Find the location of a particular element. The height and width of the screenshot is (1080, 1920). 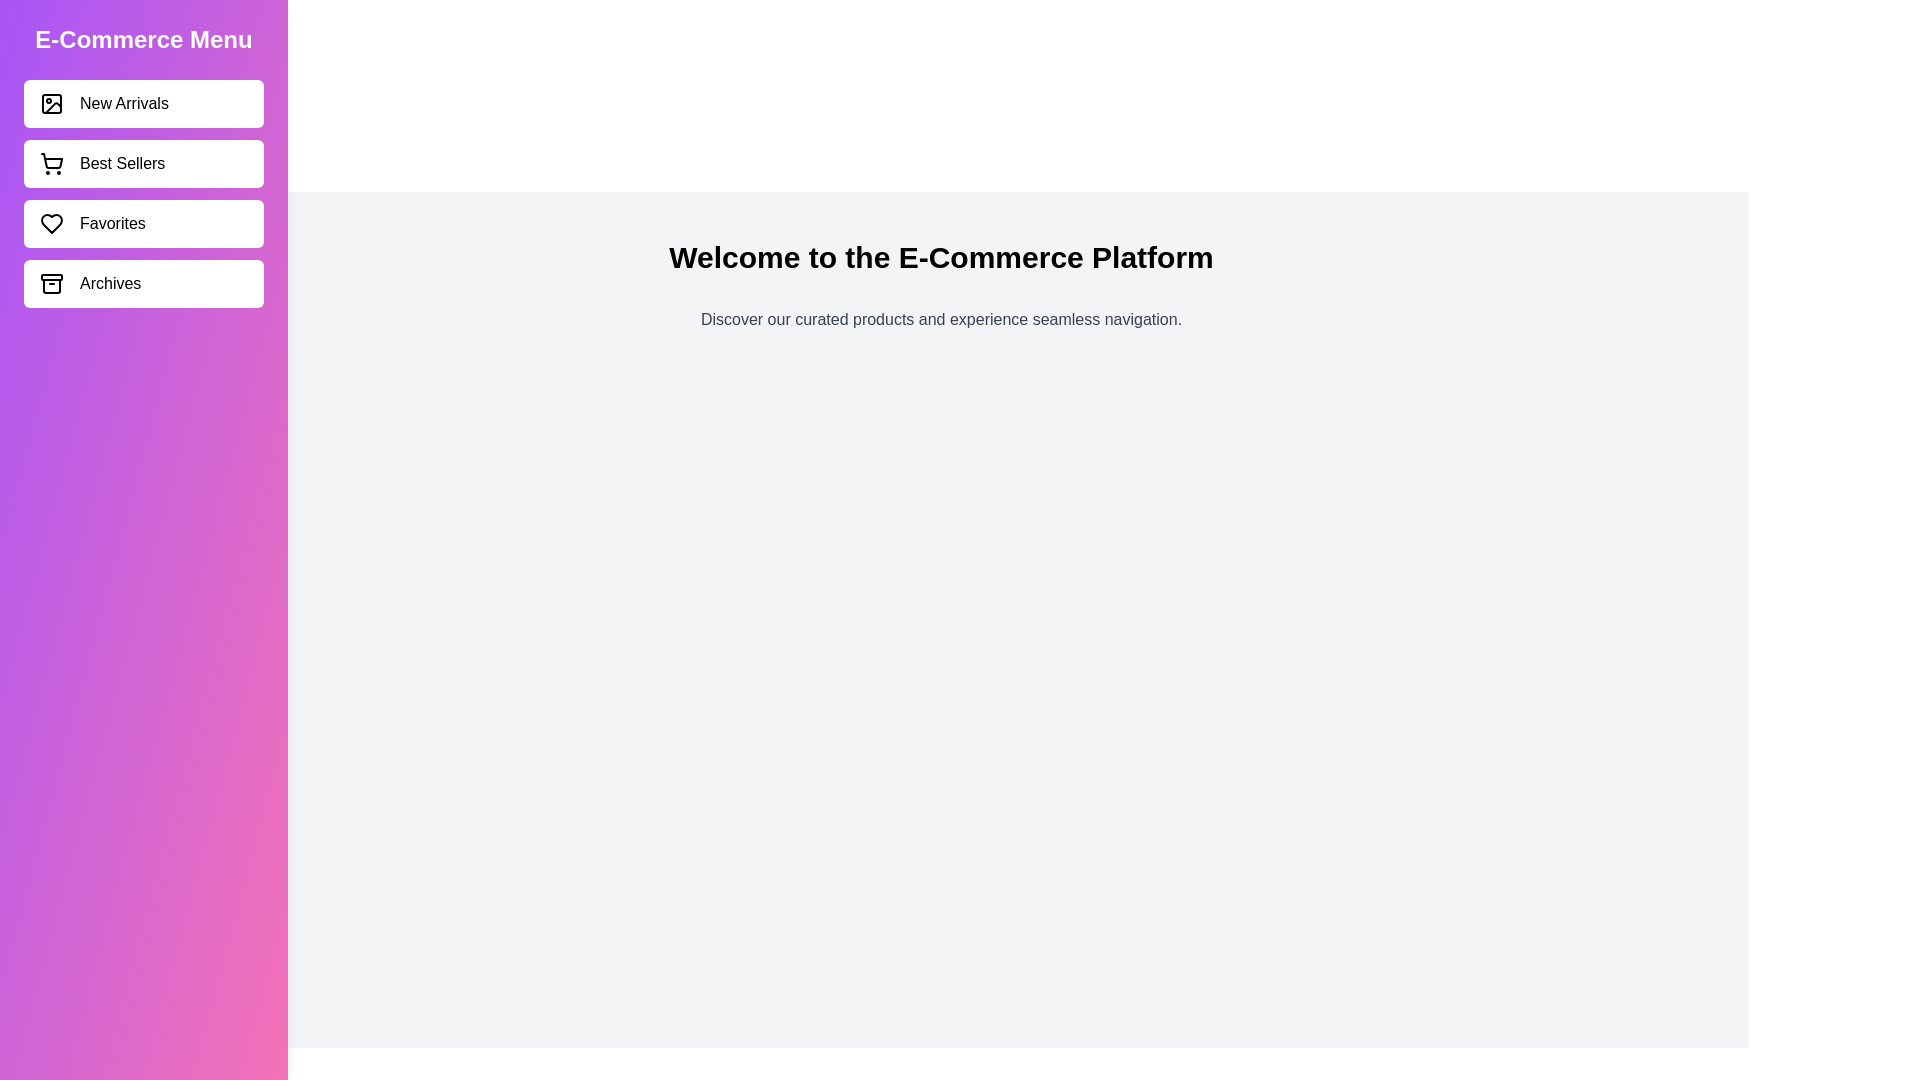

the icon corresponding to Best Sellers in the sidebar is located at coordinates (52, 163).